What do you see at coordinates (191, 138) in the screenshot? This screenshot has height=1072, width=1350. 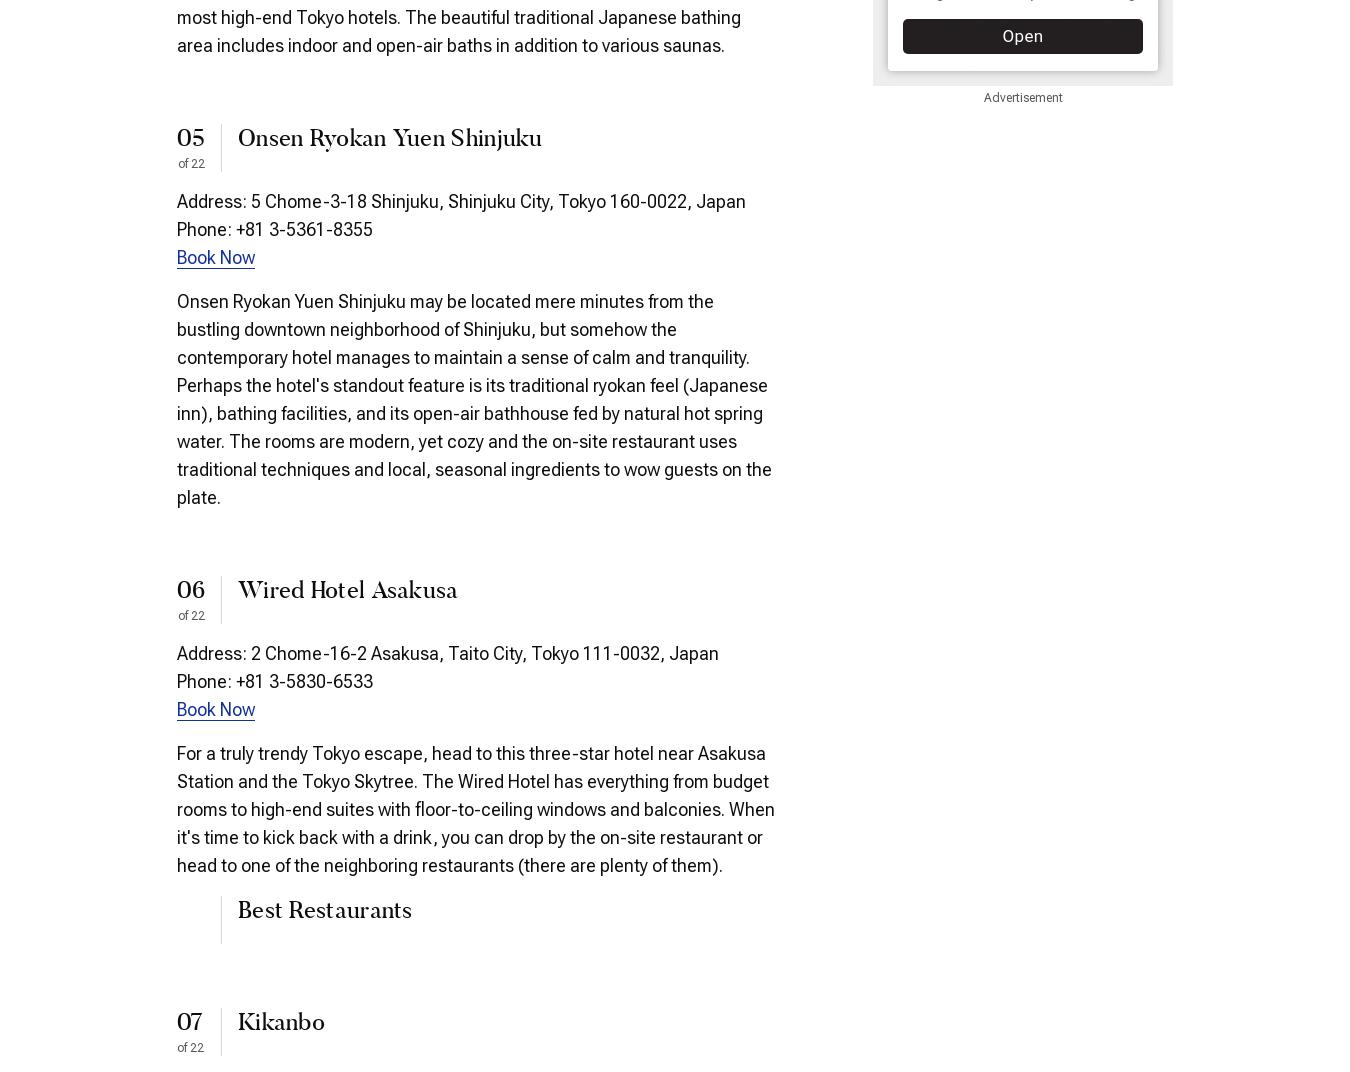 I see `'05'` at bounding box center [191, 138].